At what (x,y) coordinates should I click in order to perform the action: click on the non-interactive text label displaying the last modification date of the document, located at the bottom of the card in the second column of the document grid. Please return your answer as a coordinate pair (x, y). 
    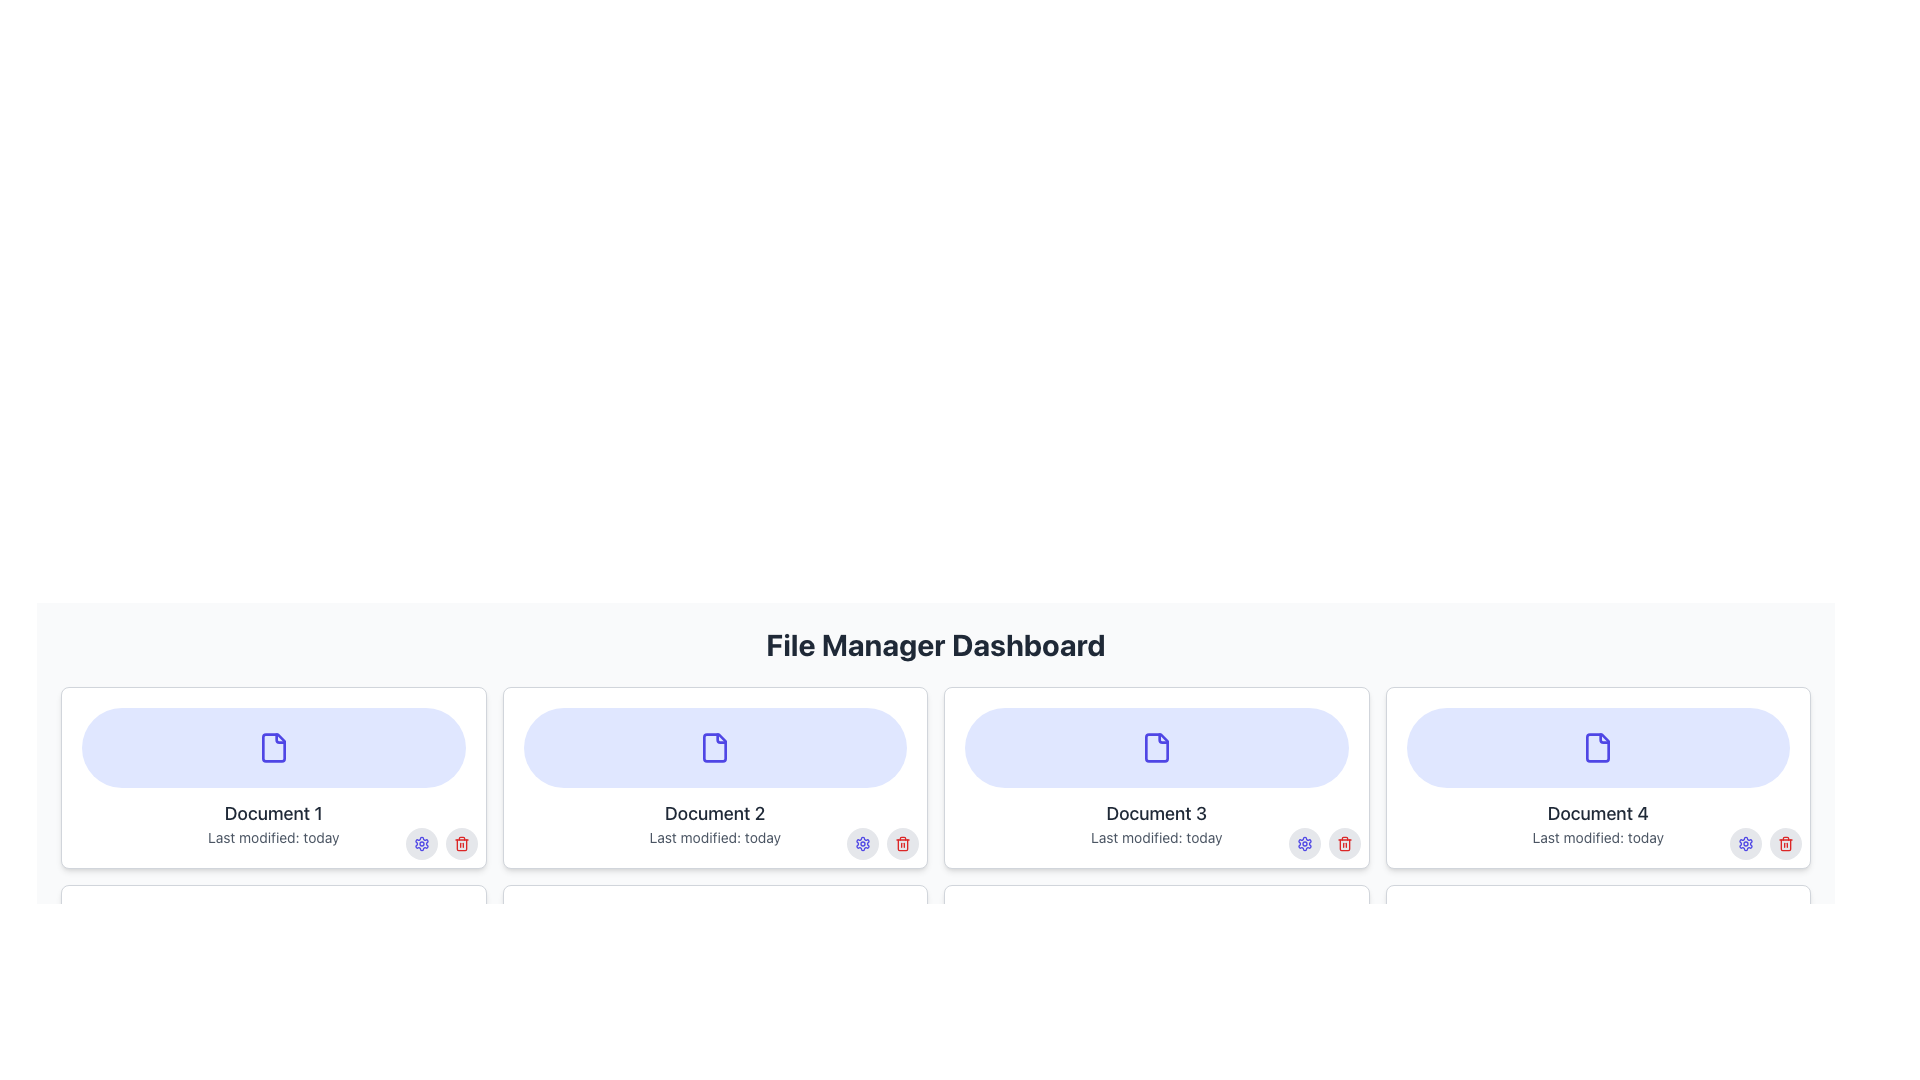
    Looking at the image, I should click on (715, 837).